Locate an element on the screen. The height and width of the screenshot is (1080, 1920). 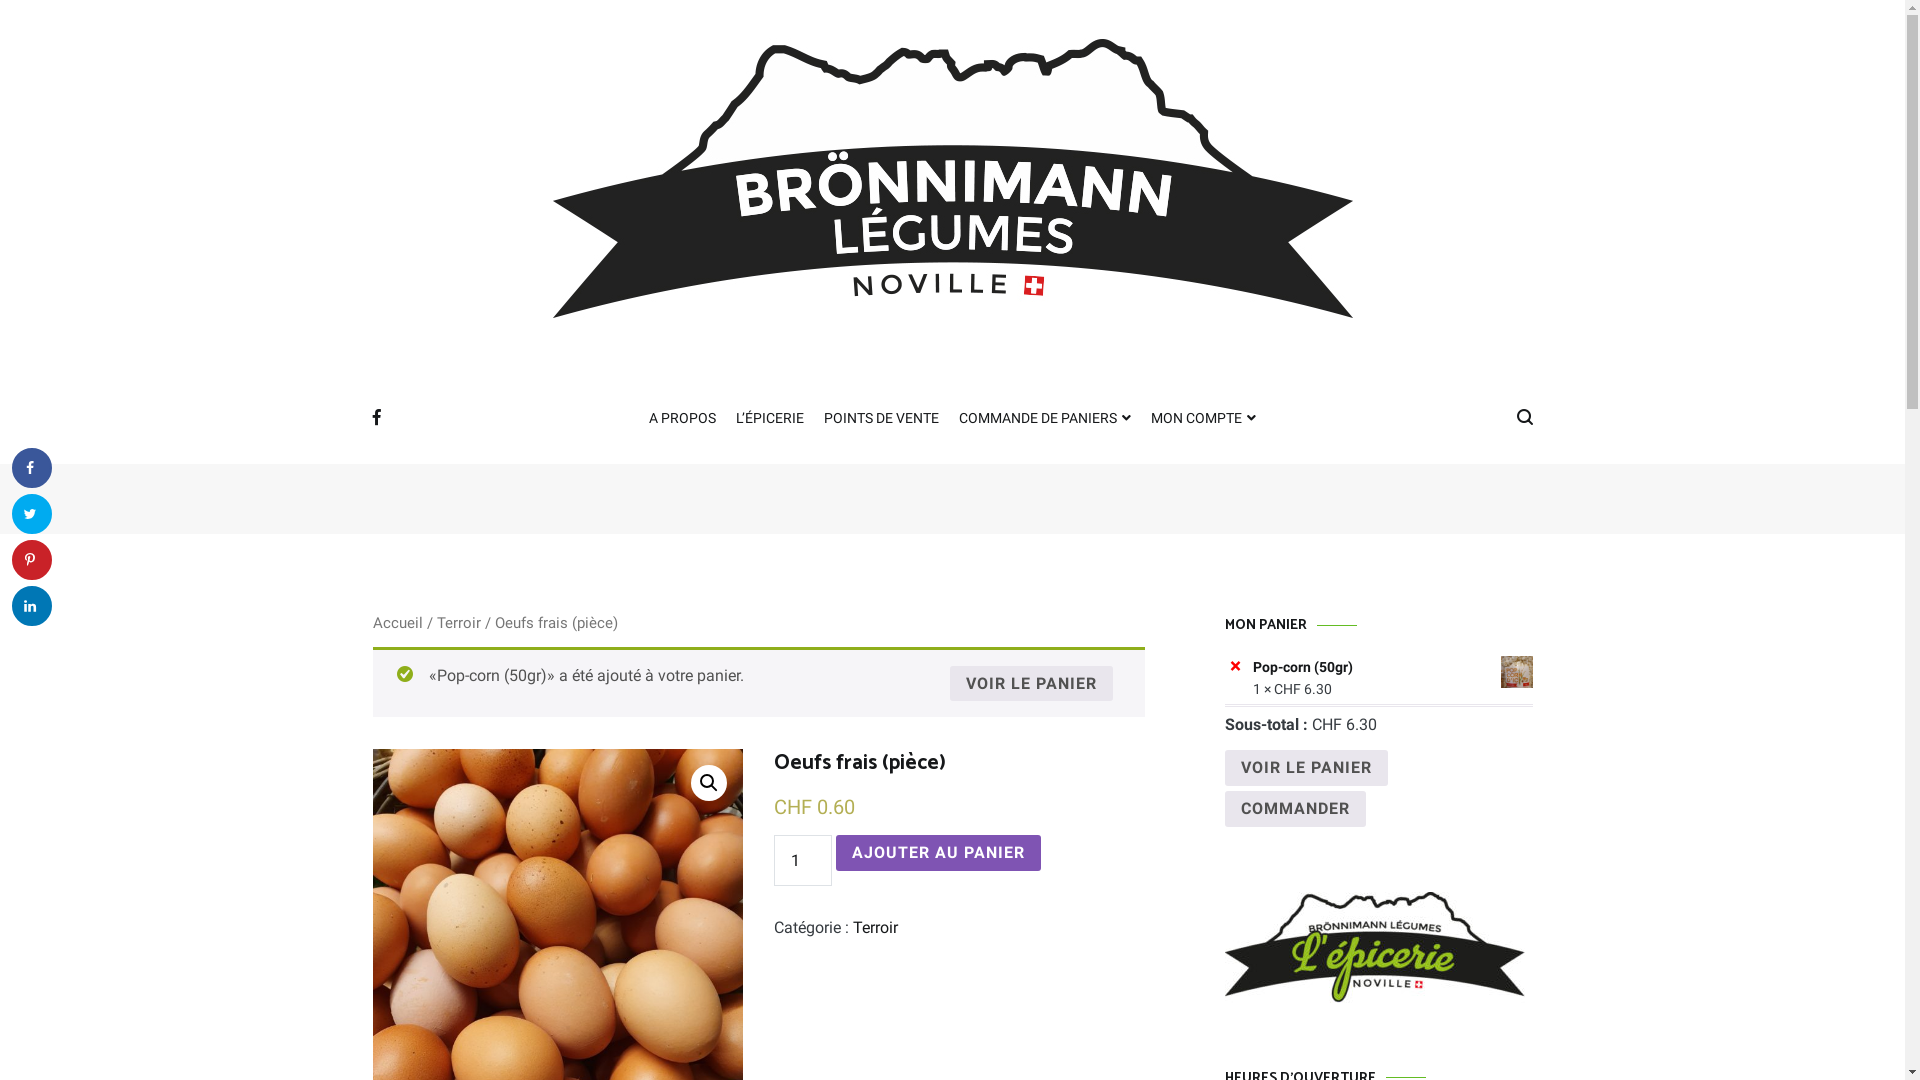
'Share on Facebook' is located at coordinates (32, 467).